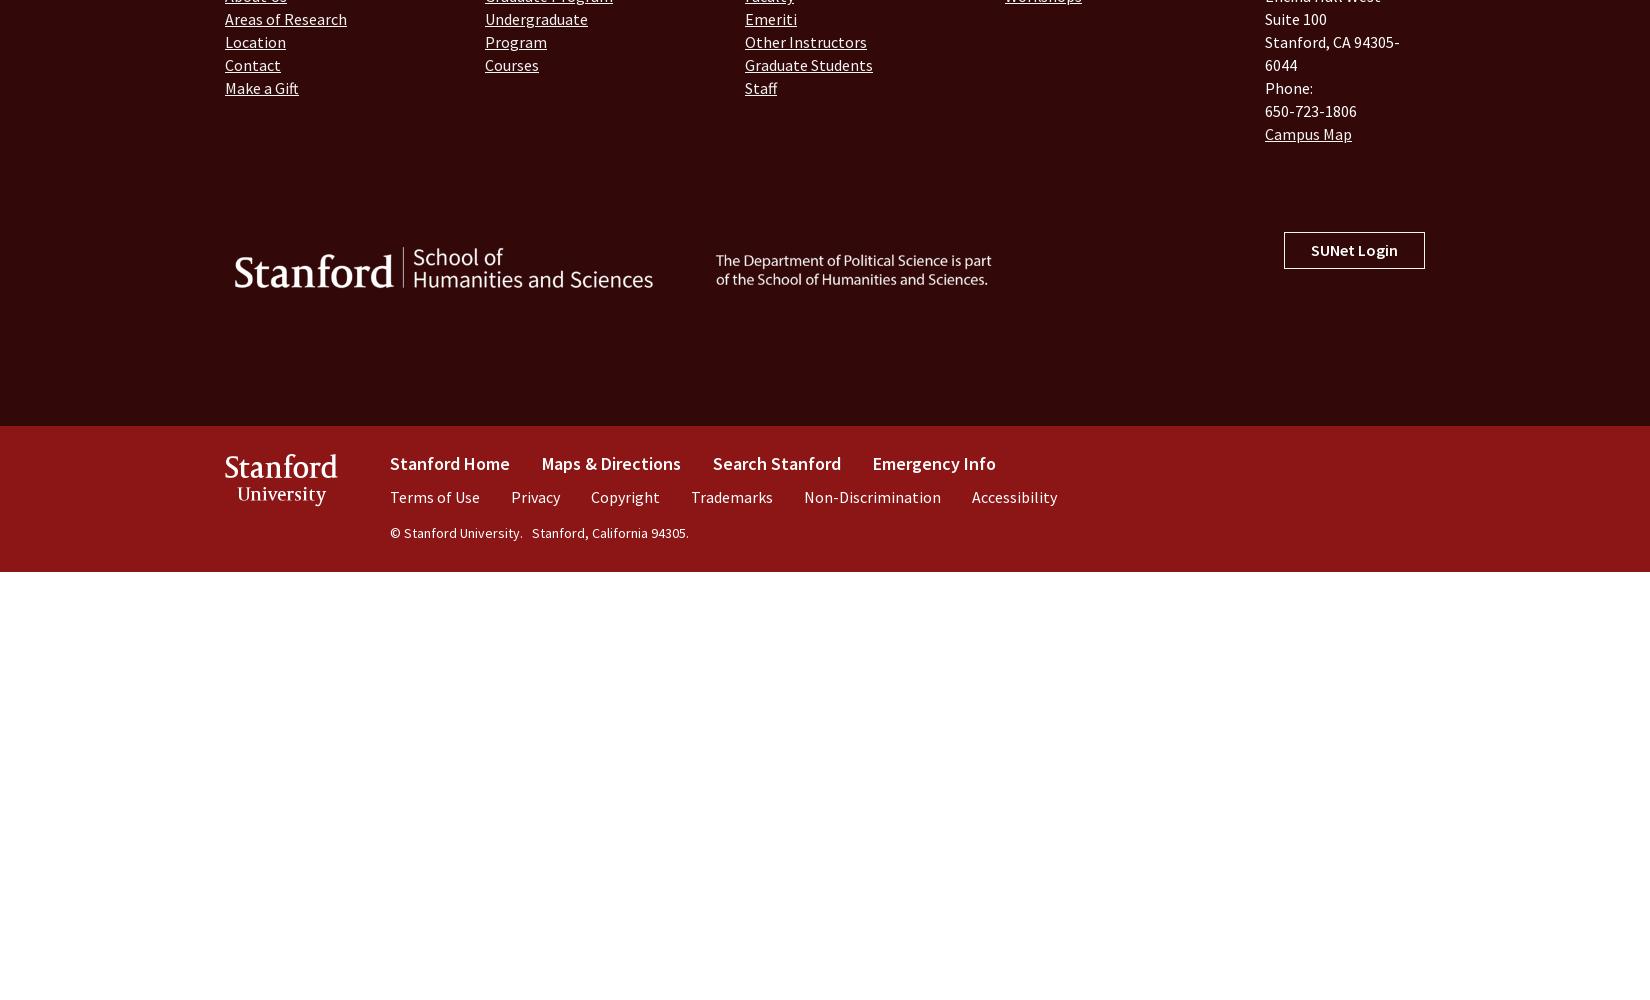 The width and height of the screenshot is (1650, 1000). Describe the element at coordinates (225, 64) in the screenshot. I see `'Contact'` at that location.